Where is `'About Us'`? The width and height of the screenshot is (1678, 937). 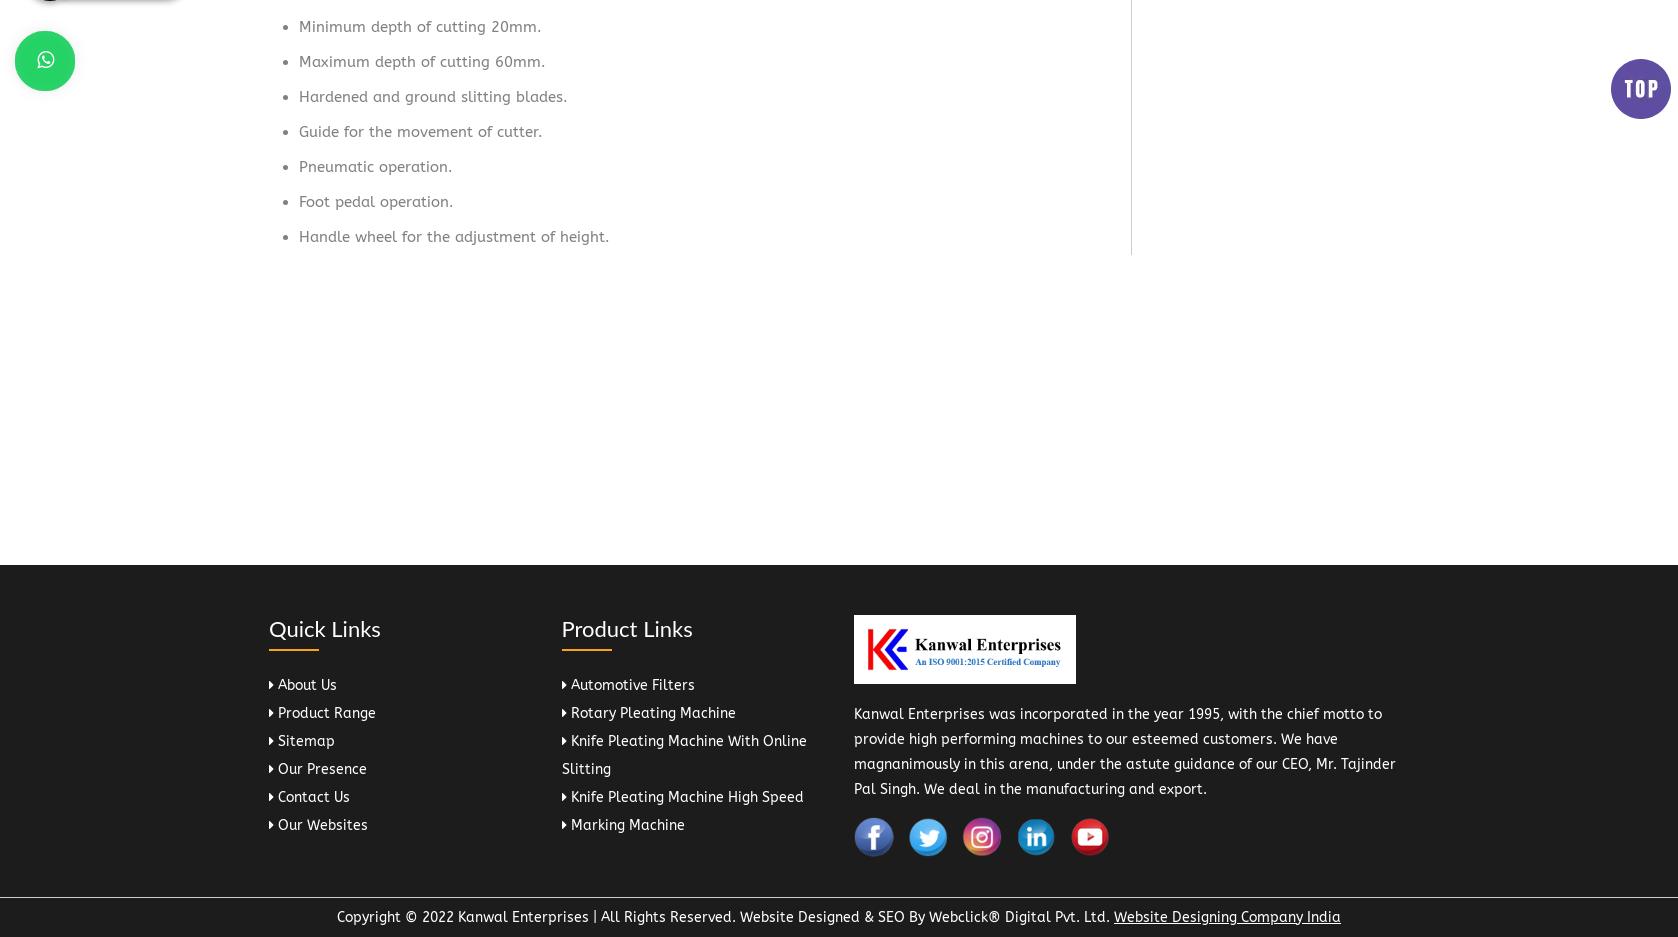 'About Us' is located at coordinates (274, 683).